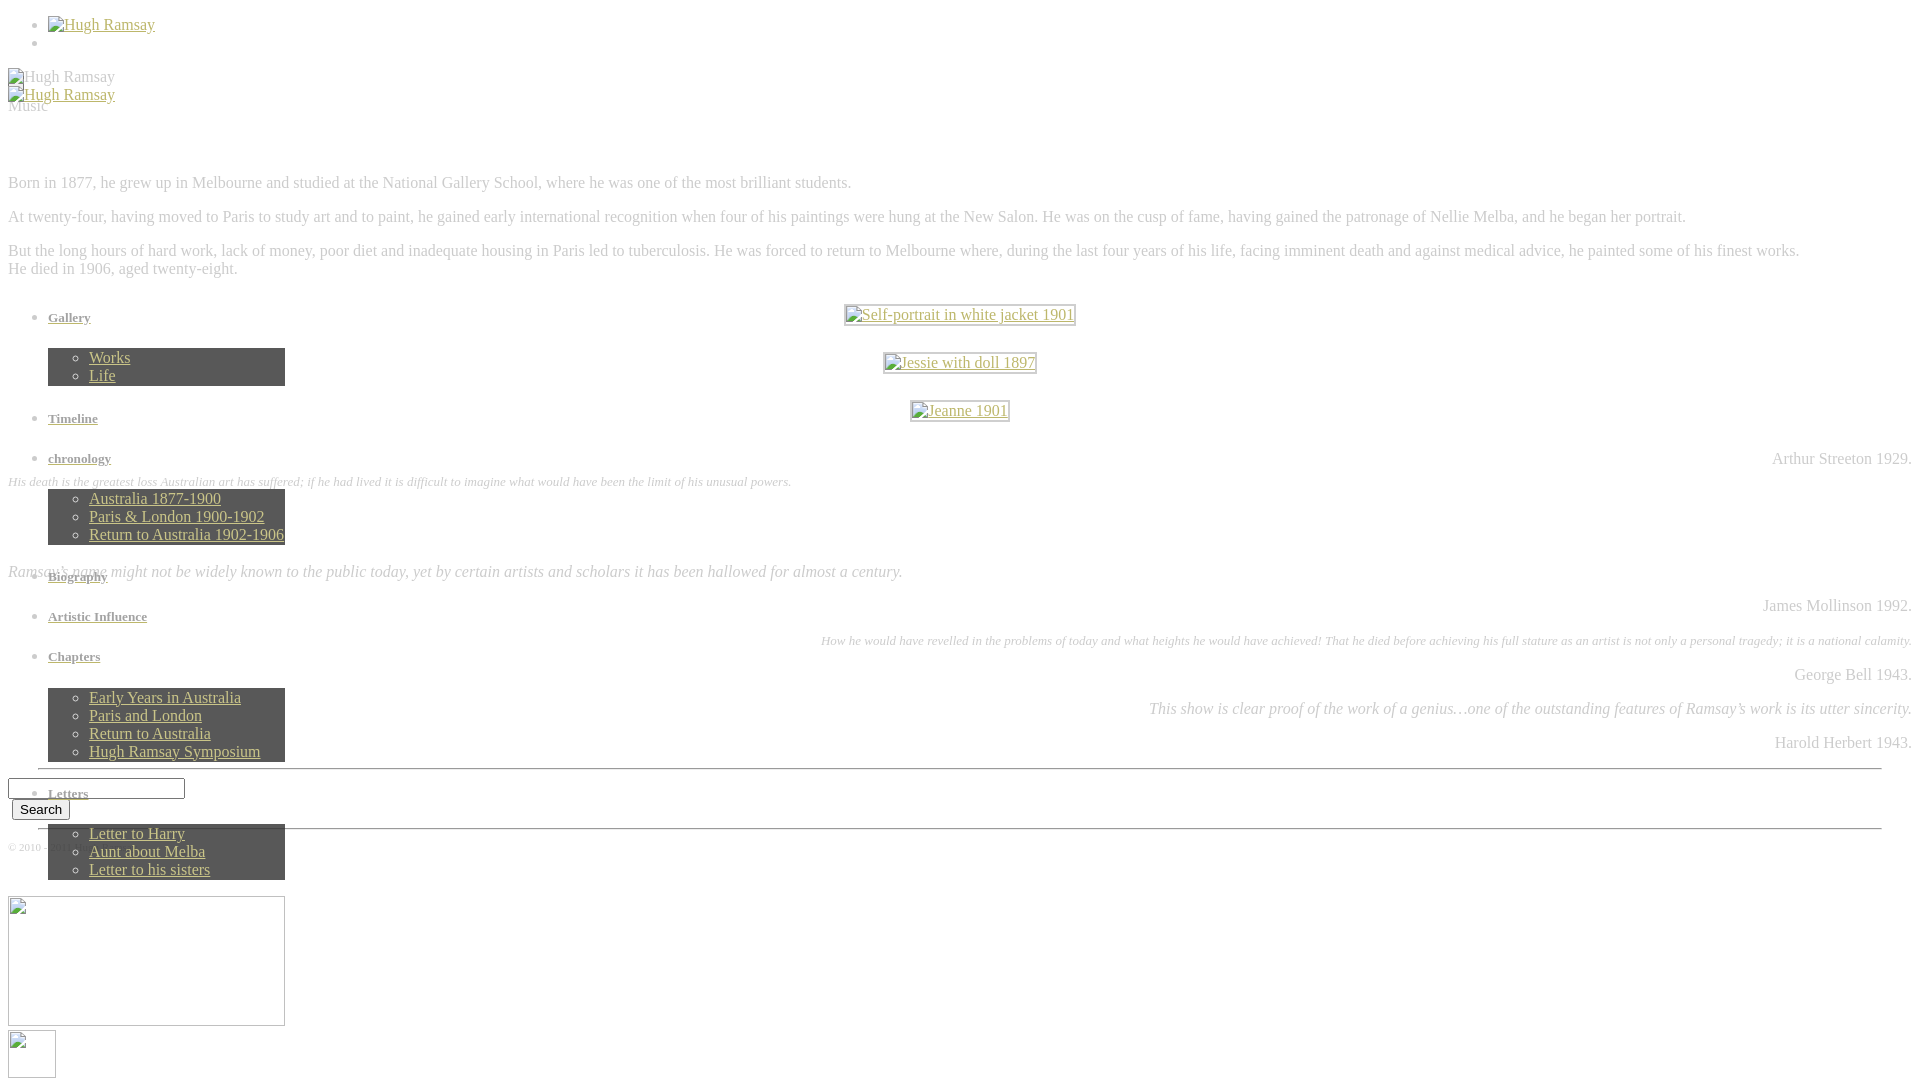  What do you see at coordinates (101, 375) in the screenshot?
I see `'Life'` at bounding box center [101, 375].